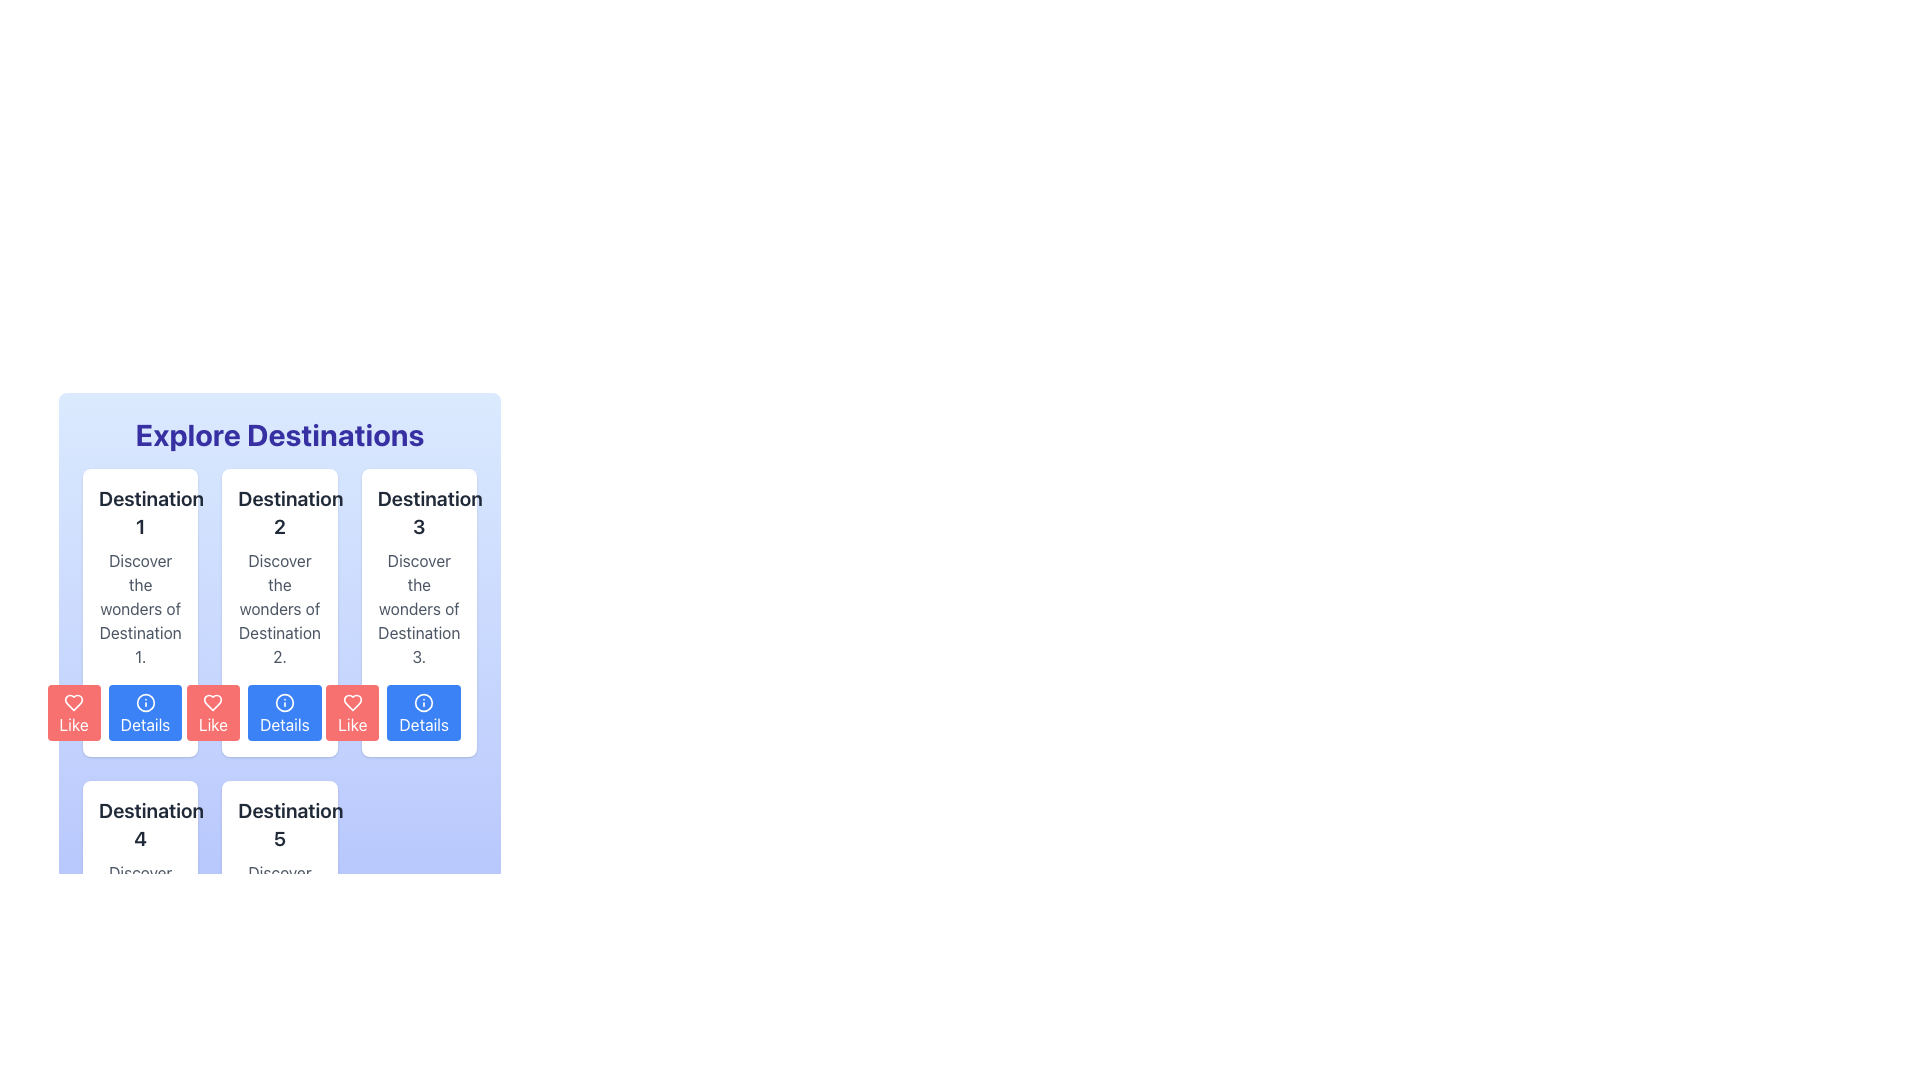  What do you see at coordinates (422, 701) in the screenshot?
I see `the circular icon with an 'i' symbol in its center, located within the button labeled 'Details' under the third column 'Destination 3' in the grid layout` at bounding box center [422, 701].